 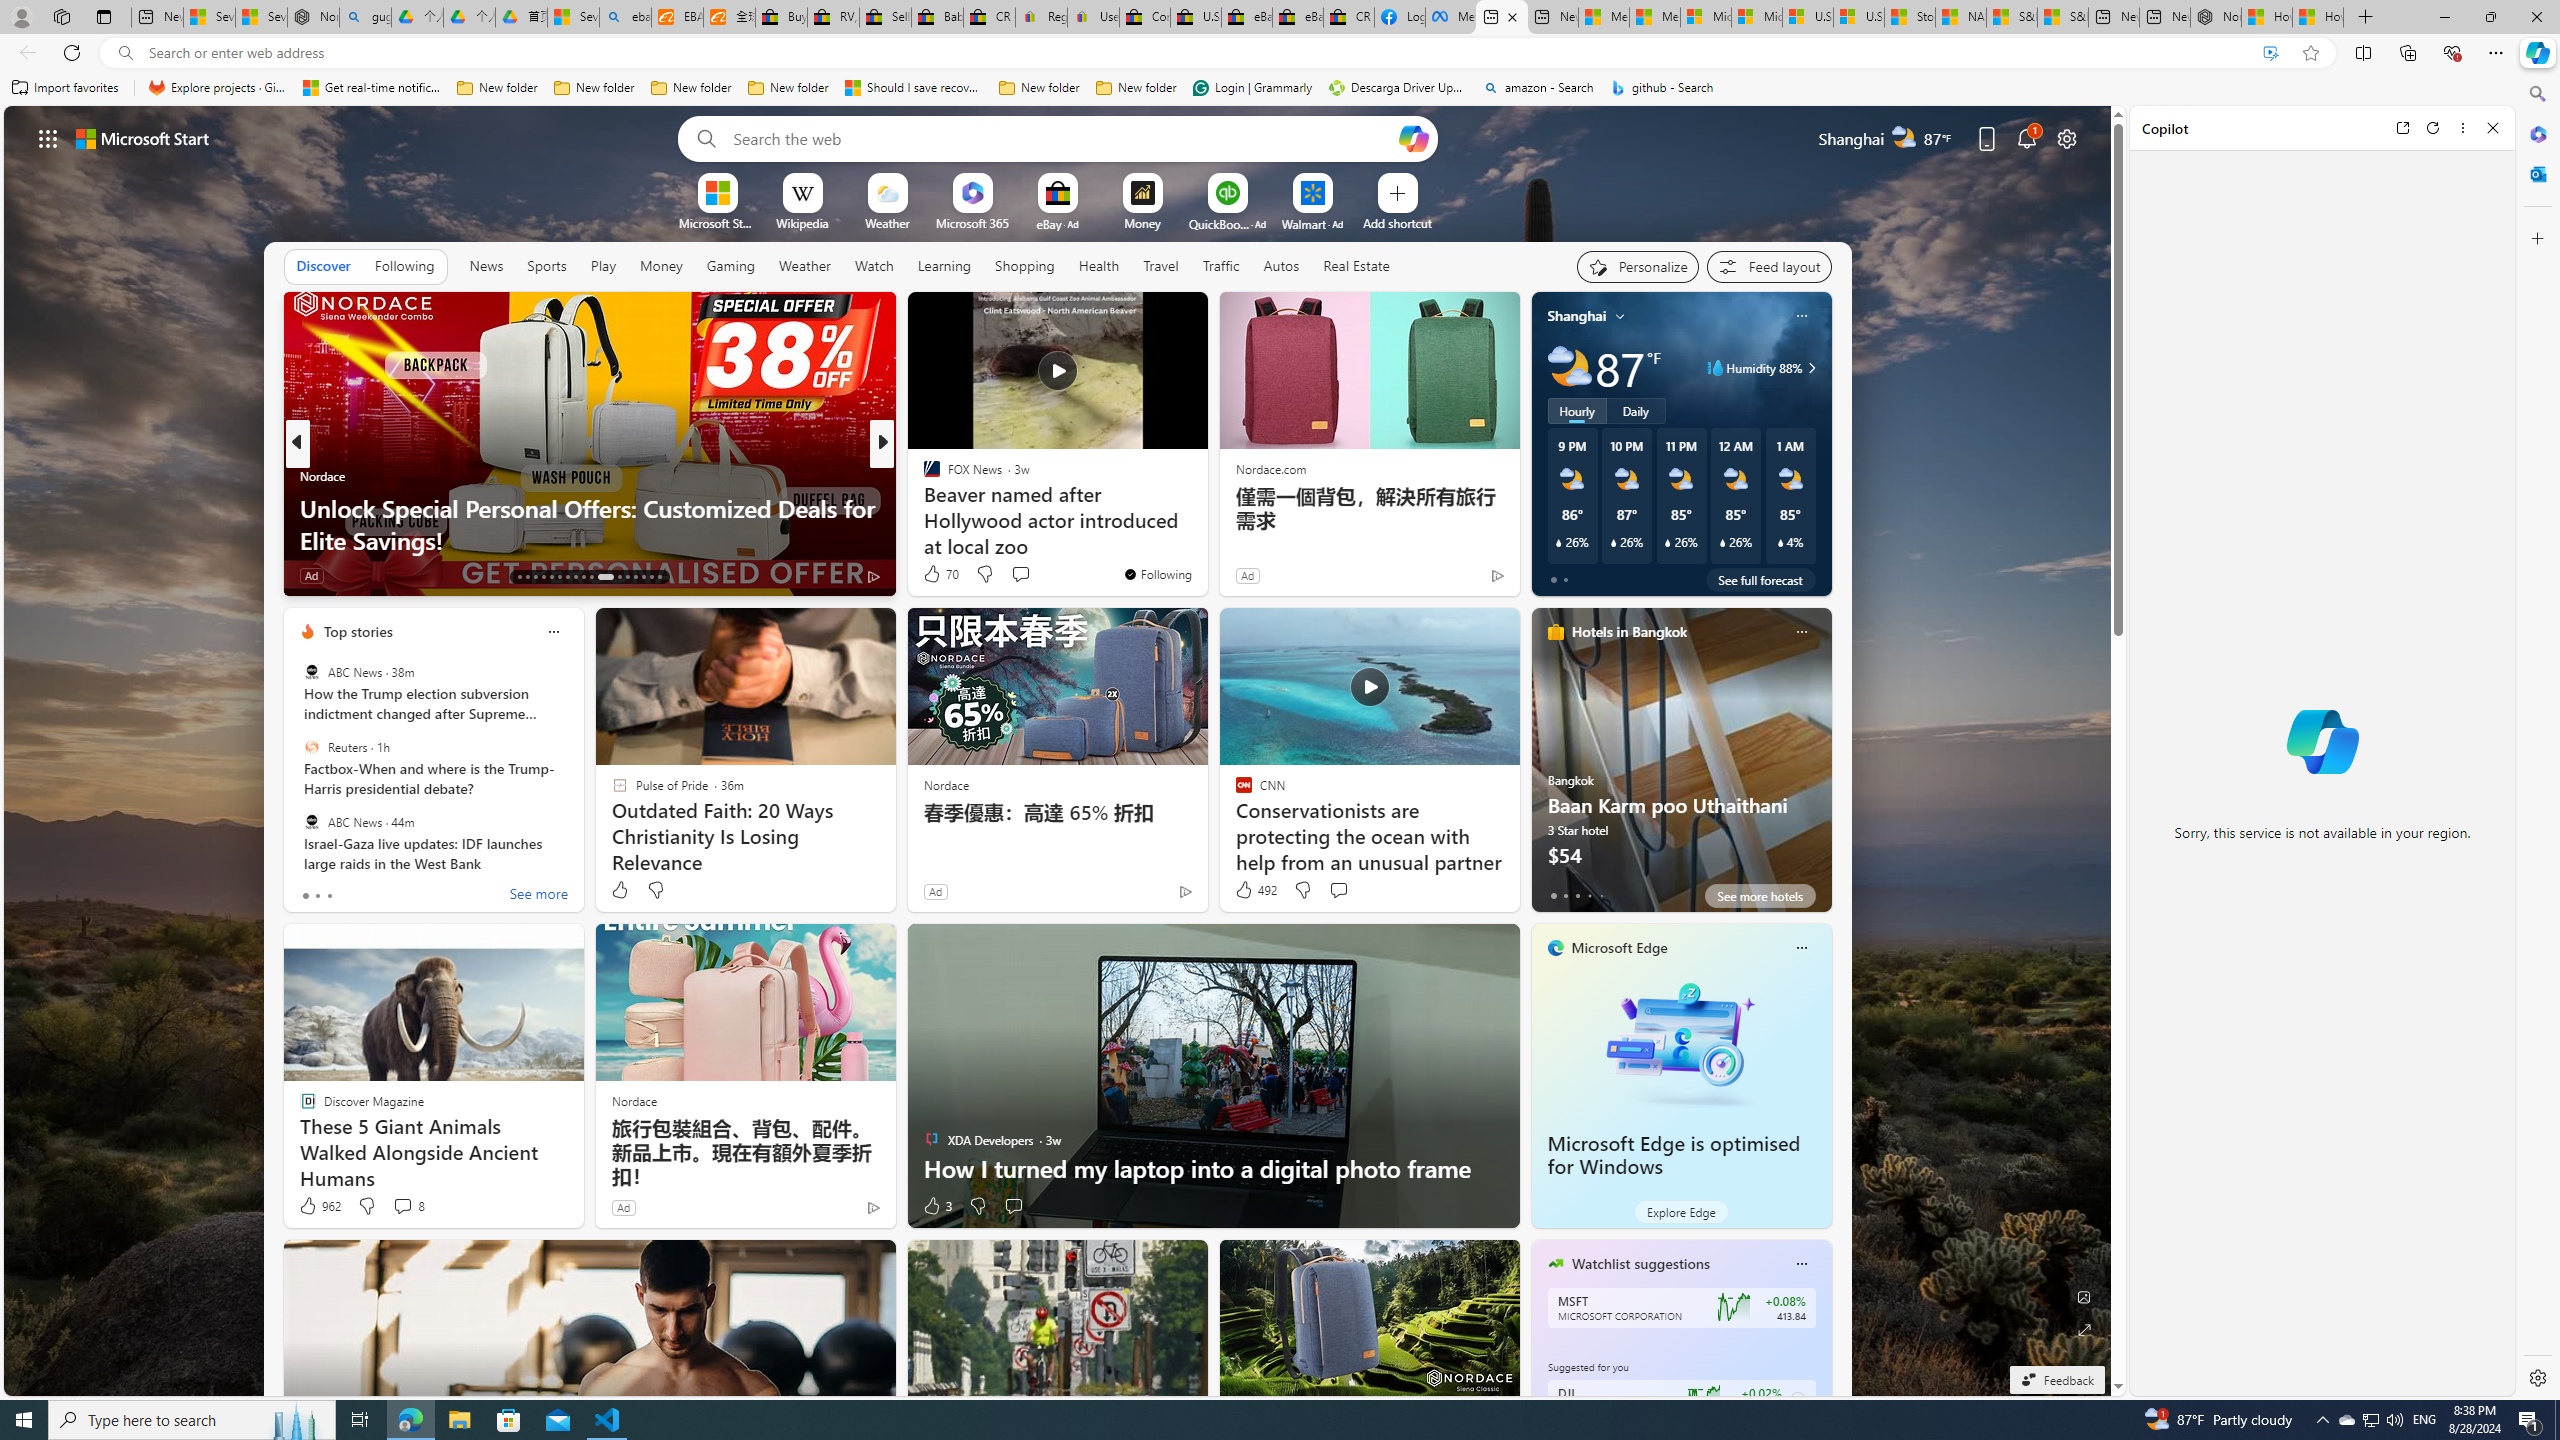 What do you see at coordinates (2365, 16) in the screenshot?
I see `'New Tab'` at bounding box center [2365, 16].